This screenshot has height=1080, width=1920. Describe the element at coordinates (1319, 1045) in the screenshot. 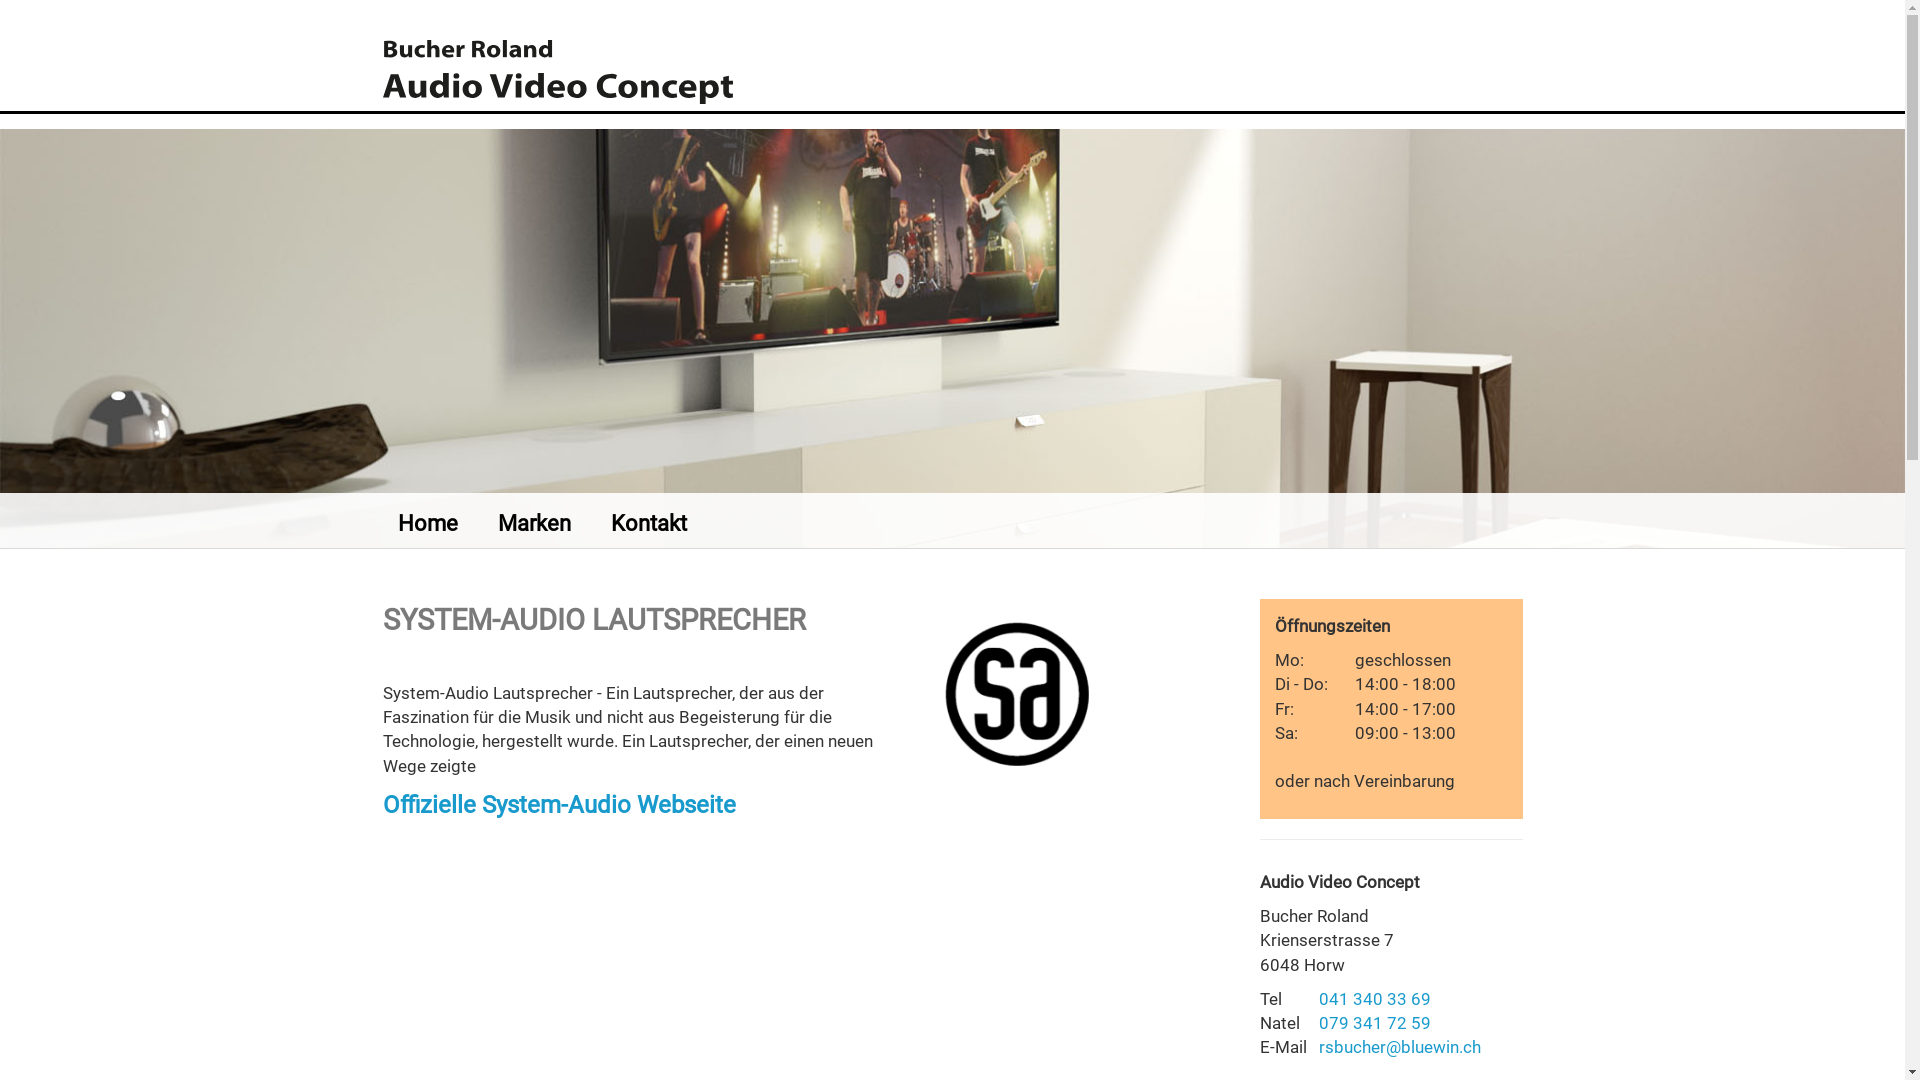

I see `'rsbucher@bluewin.ch'` at that location.